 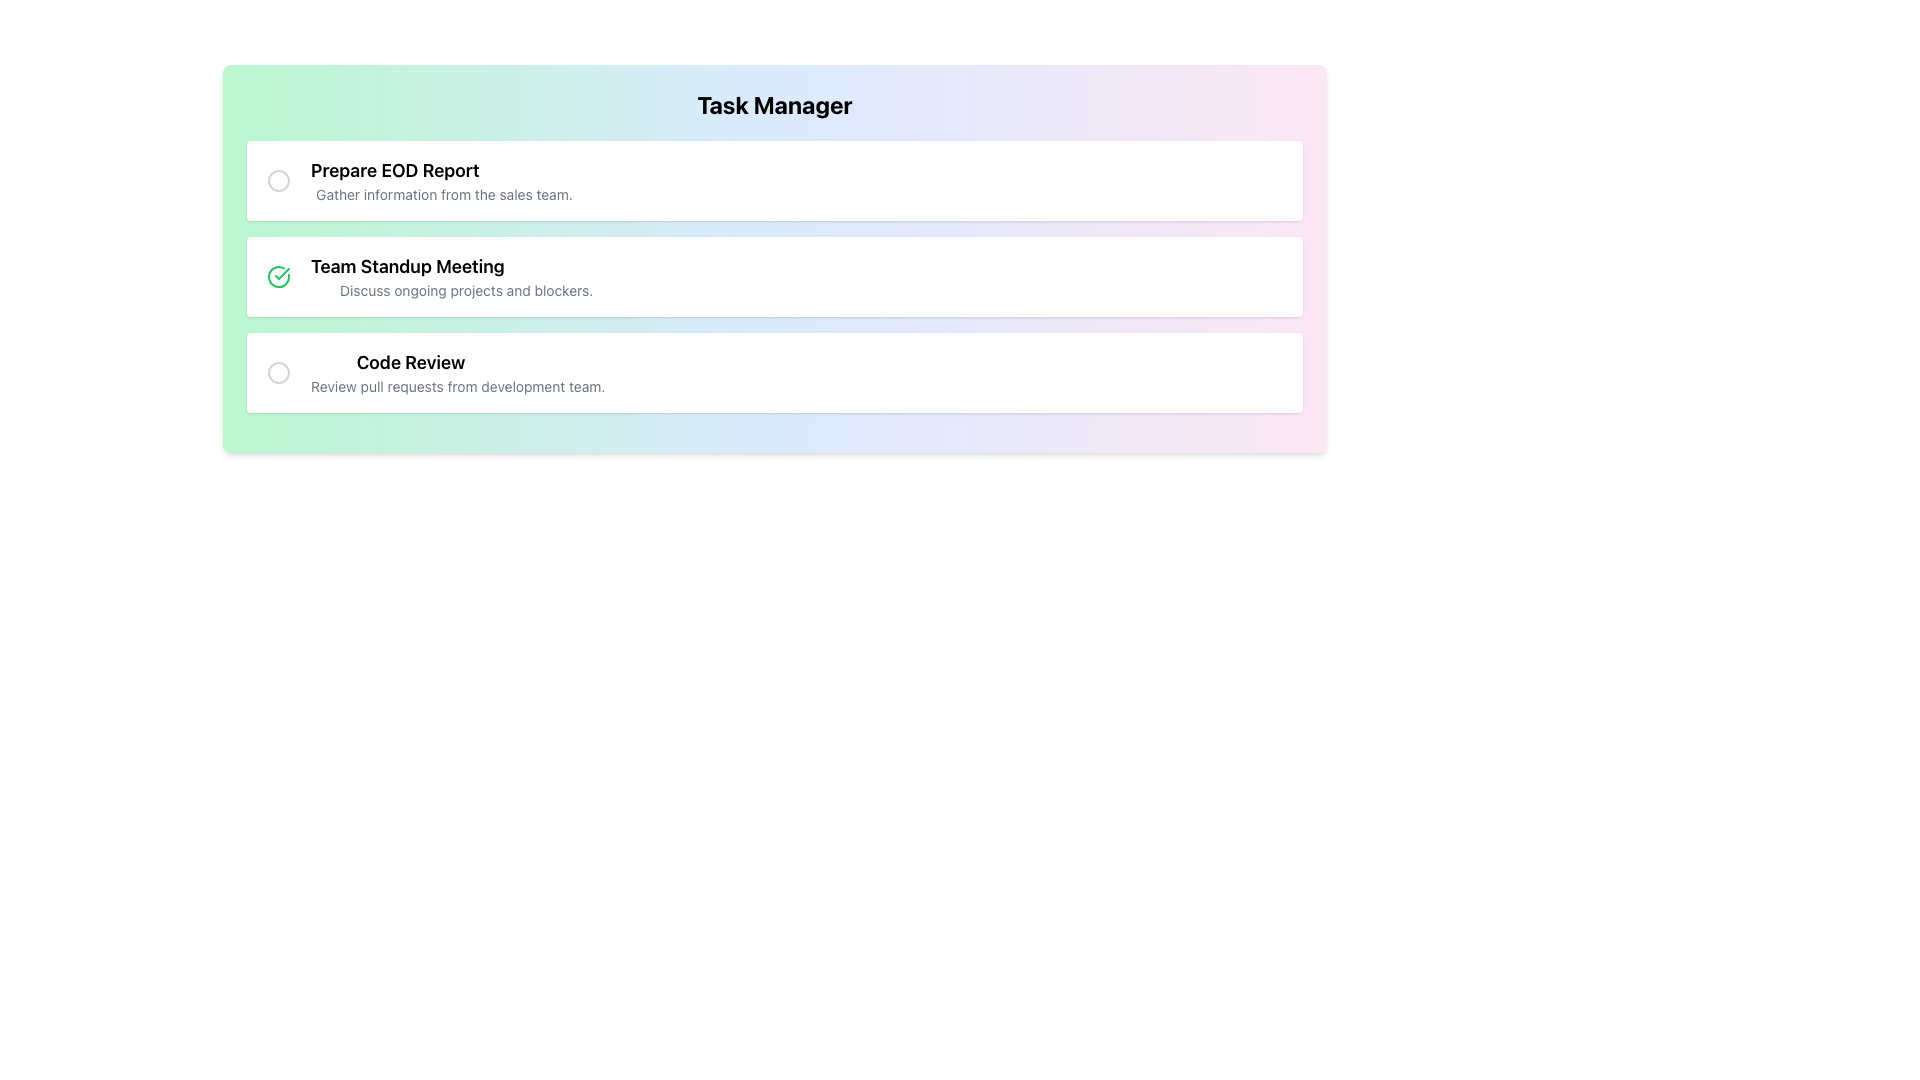 I want to click on the 'Code Review' task box, so click(x=773, y=373).